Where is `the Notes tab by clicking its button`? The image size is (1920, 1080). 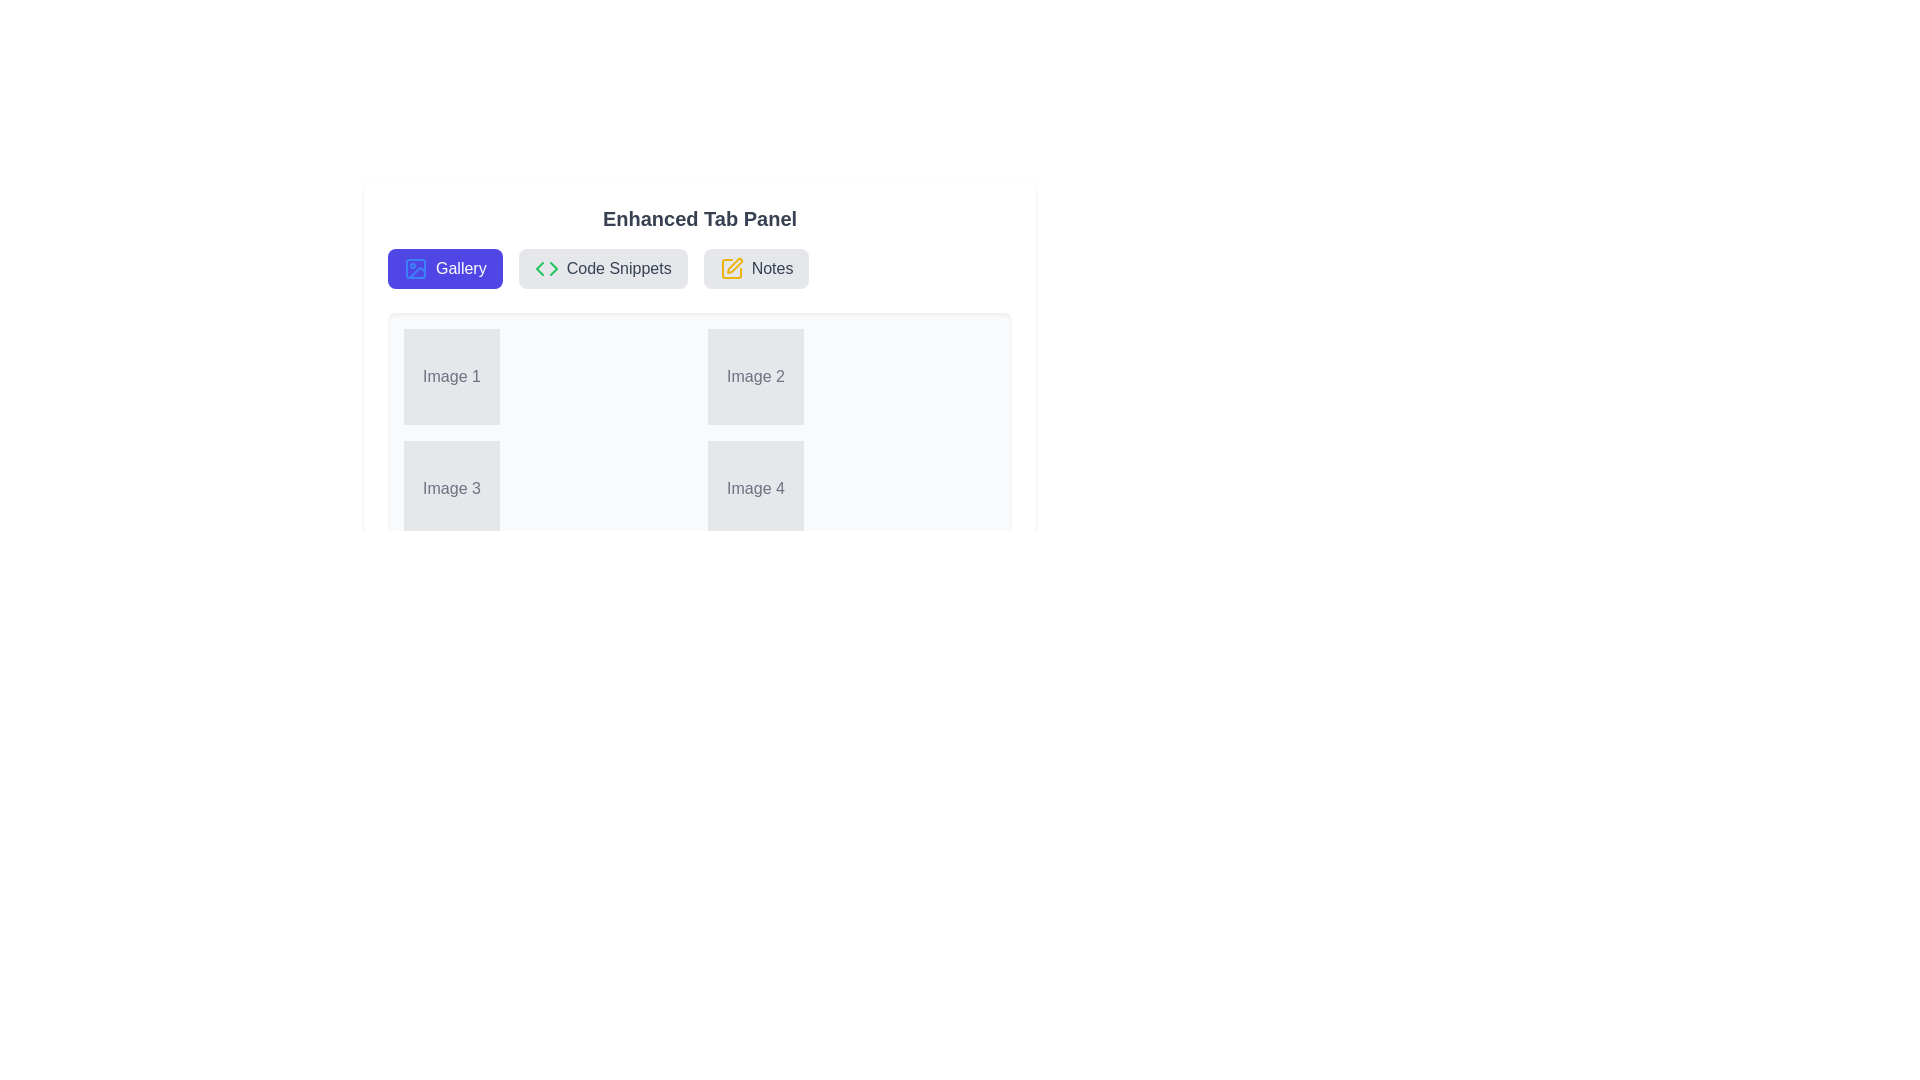
the Notes tab by clicking its button is located at coordinates (754, 268).